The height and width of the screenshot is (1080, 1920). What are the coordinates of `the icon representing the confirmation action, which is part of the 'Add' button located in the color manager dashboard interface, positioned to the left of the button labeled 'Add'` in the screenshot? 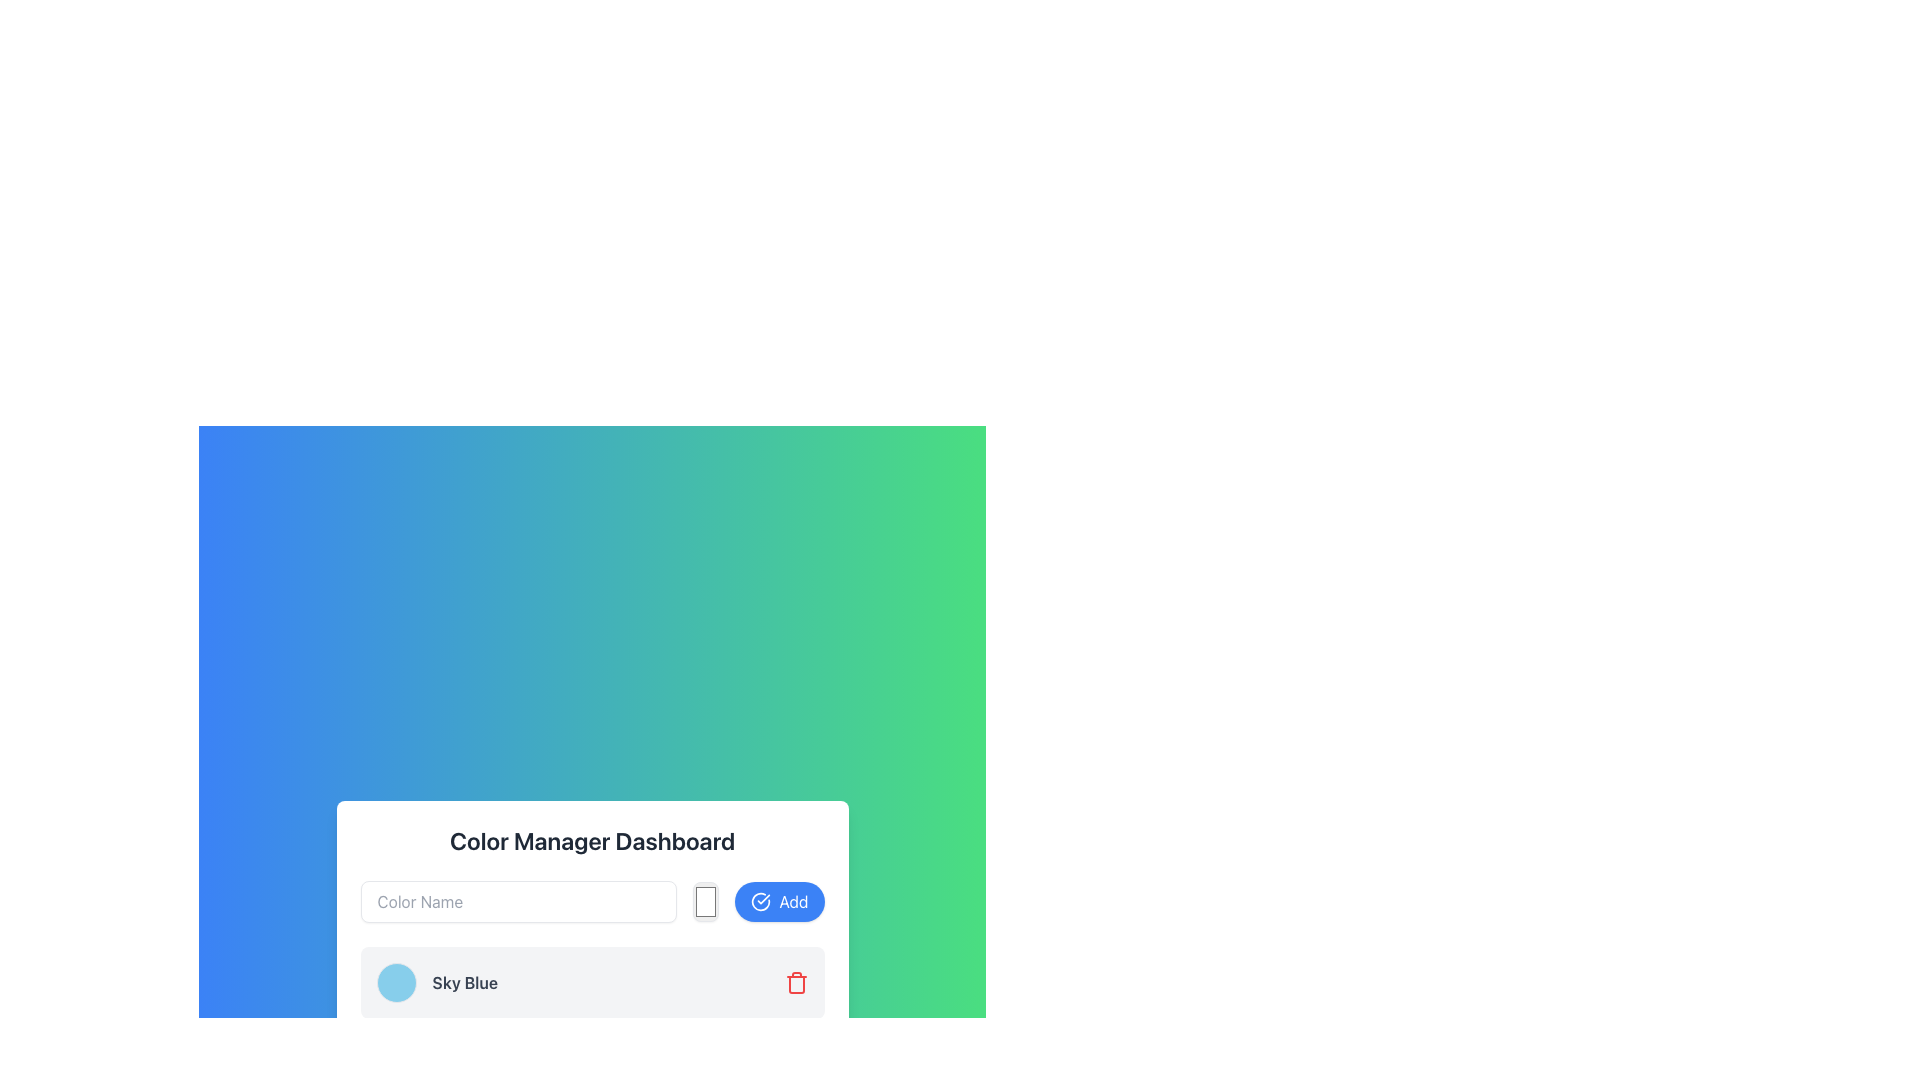 It's located at (760, 902).